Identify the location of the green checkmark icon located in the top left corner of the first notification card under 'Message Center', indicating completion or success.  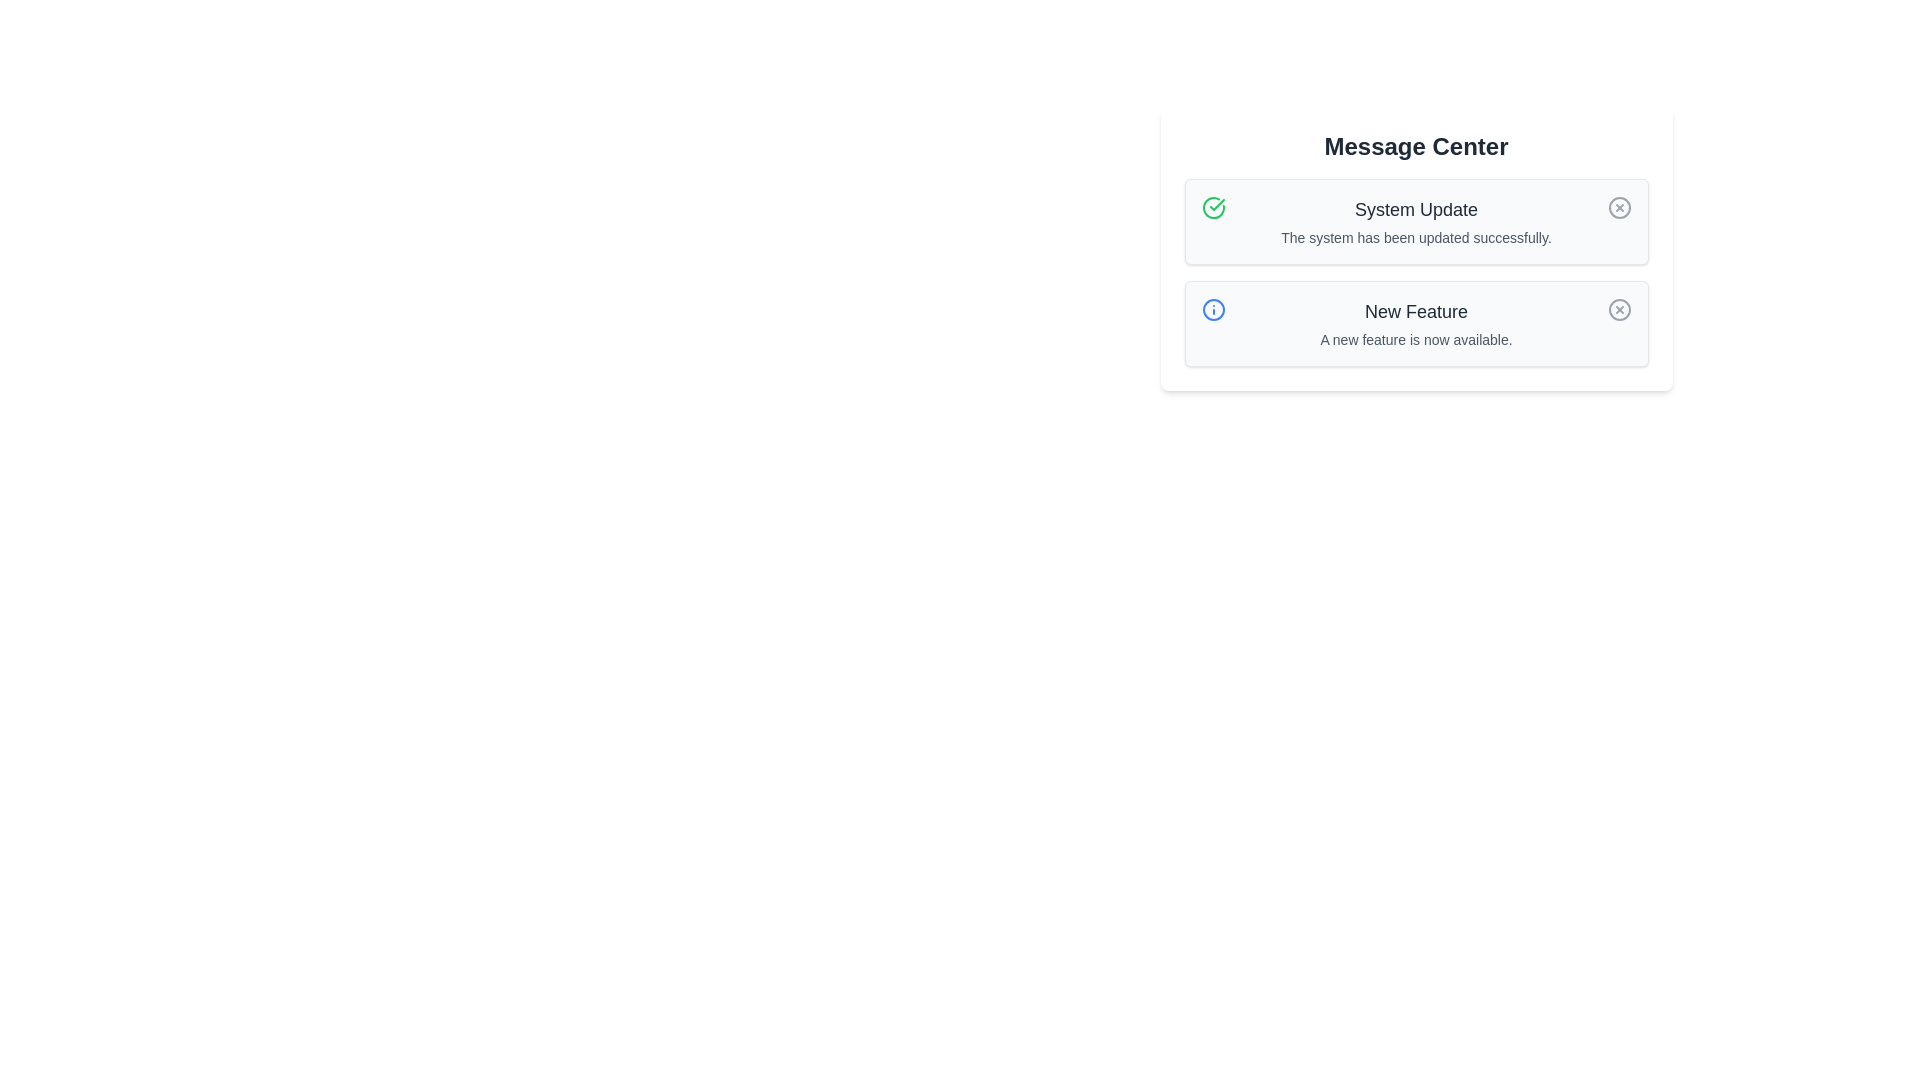
(1216, 204).